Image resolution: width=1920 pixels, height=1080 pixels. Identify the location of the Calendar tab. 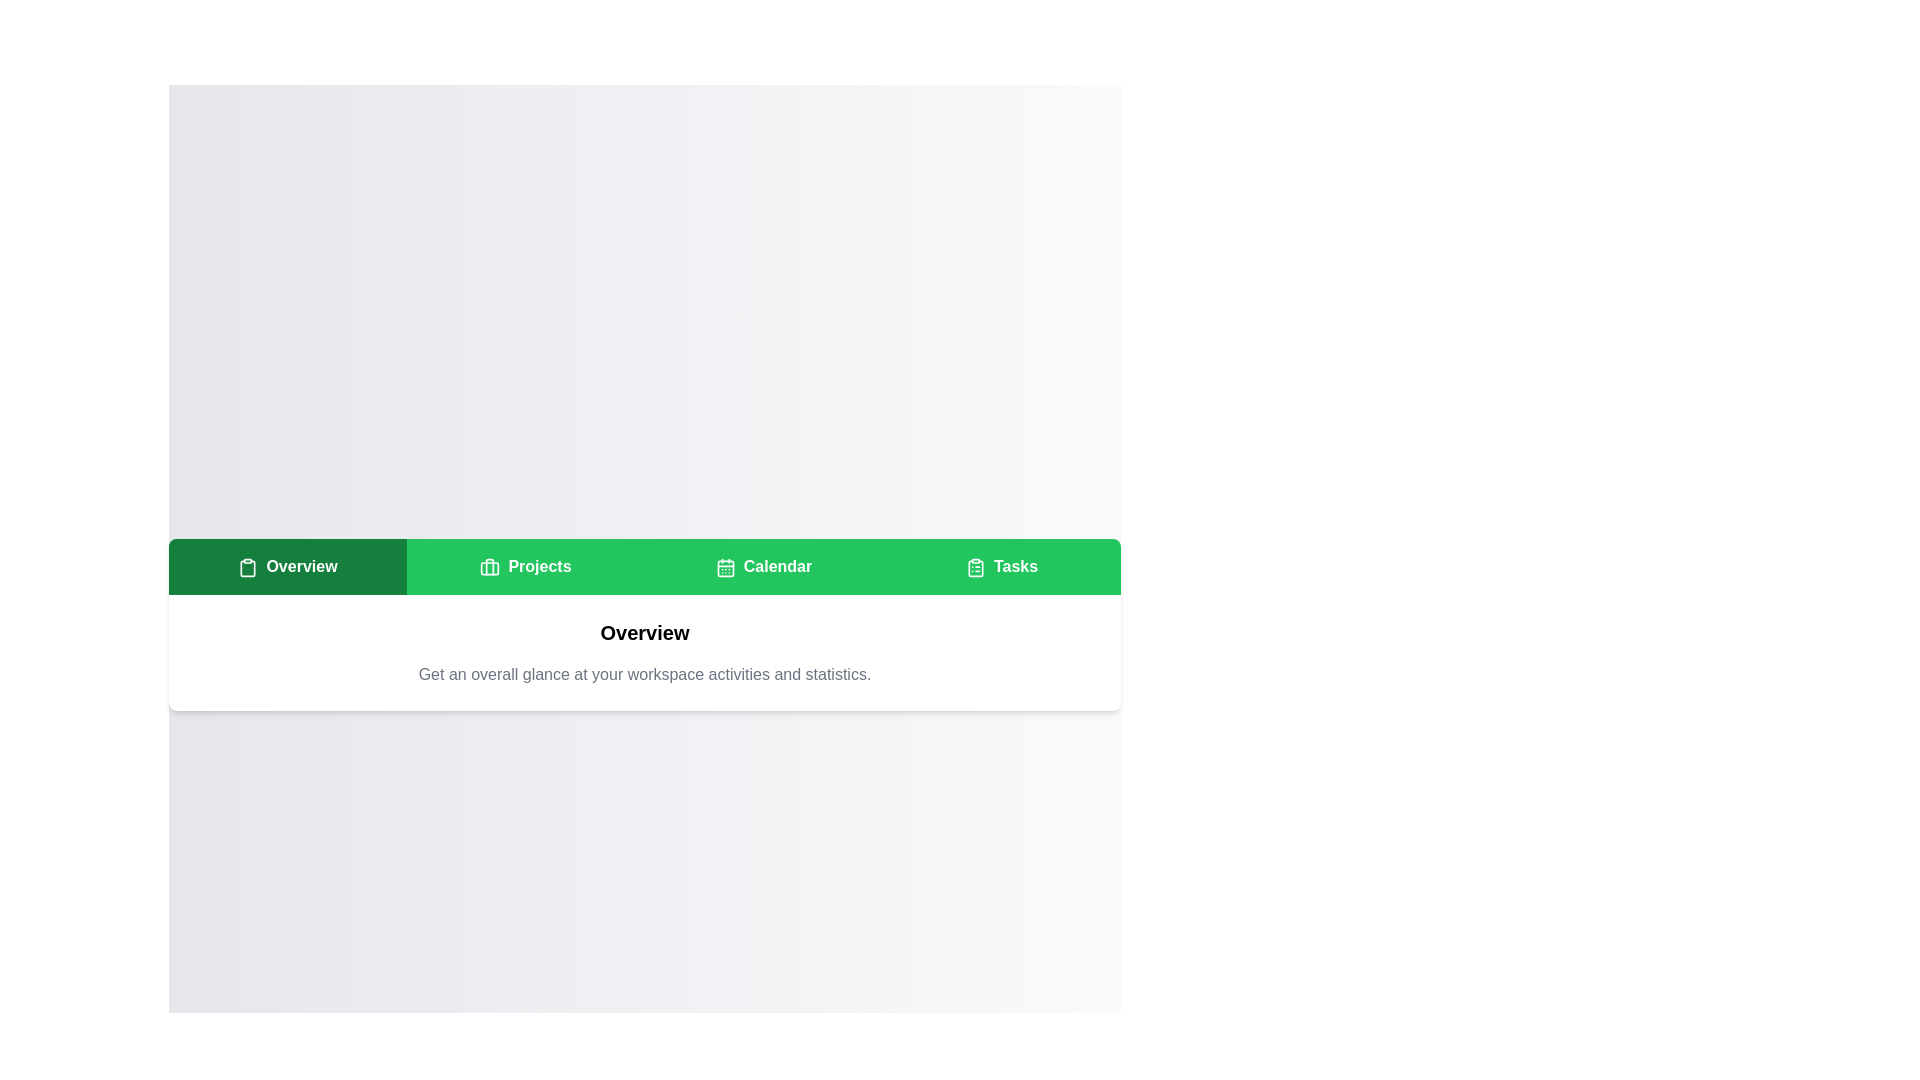
(762, 567).